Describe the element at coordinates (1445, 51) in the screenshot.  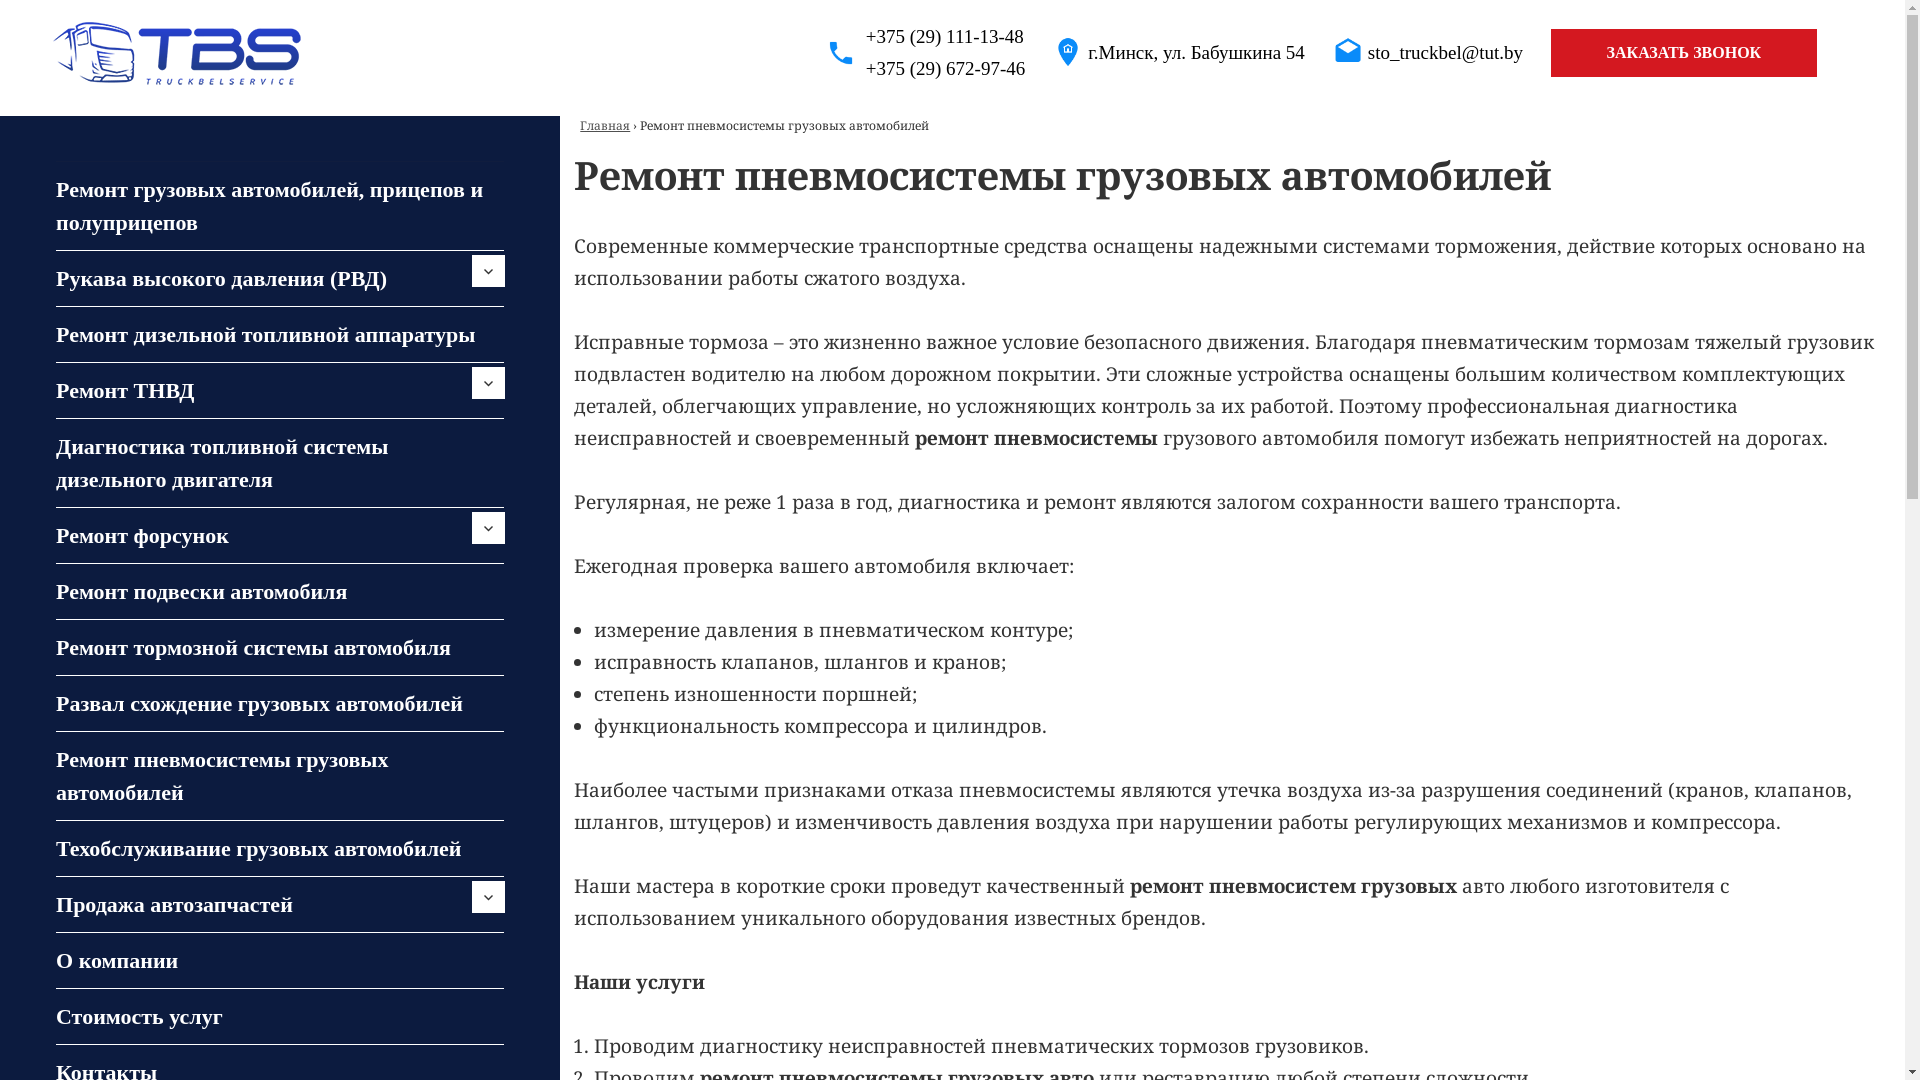
I see `'sto_truckbel@tut.by'` at that location.